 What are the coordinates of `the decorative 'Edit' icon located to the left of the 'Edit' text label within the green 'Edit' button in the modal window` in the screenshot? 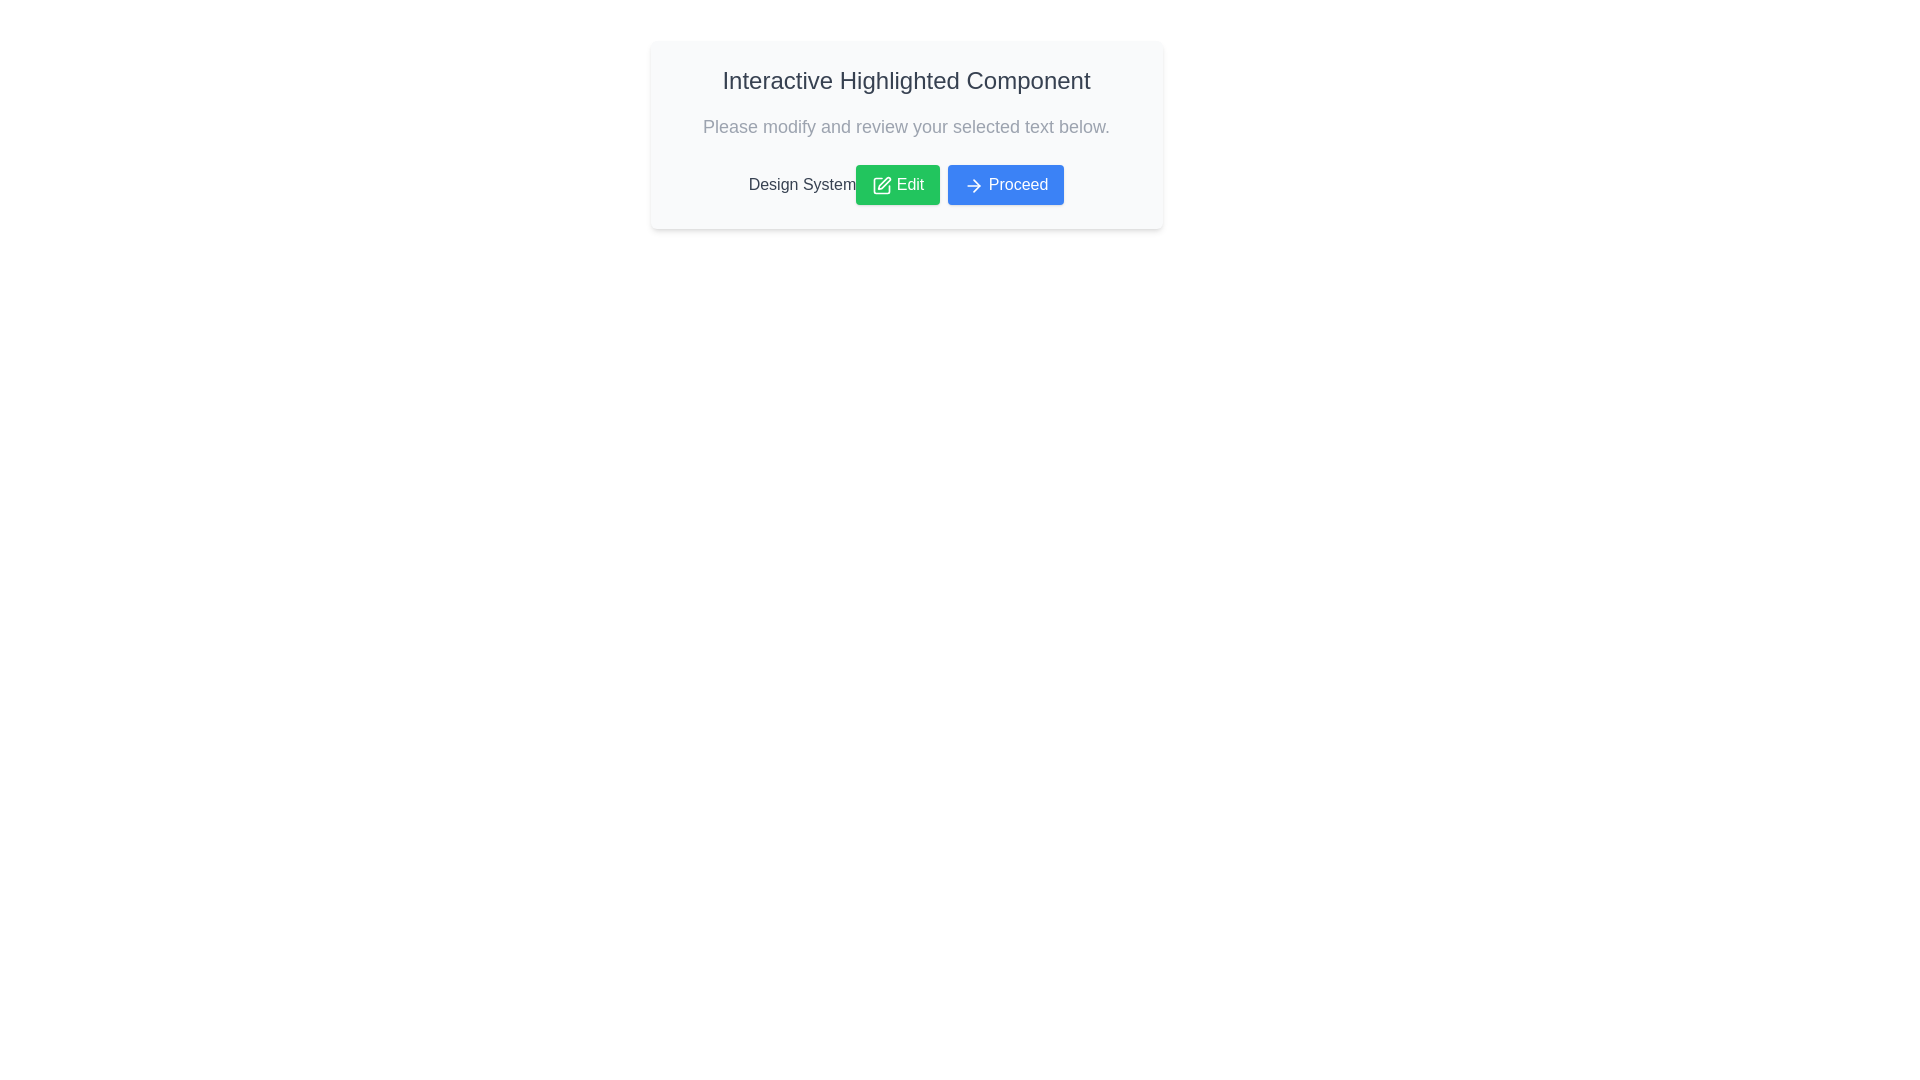 It's located at (881, 185).